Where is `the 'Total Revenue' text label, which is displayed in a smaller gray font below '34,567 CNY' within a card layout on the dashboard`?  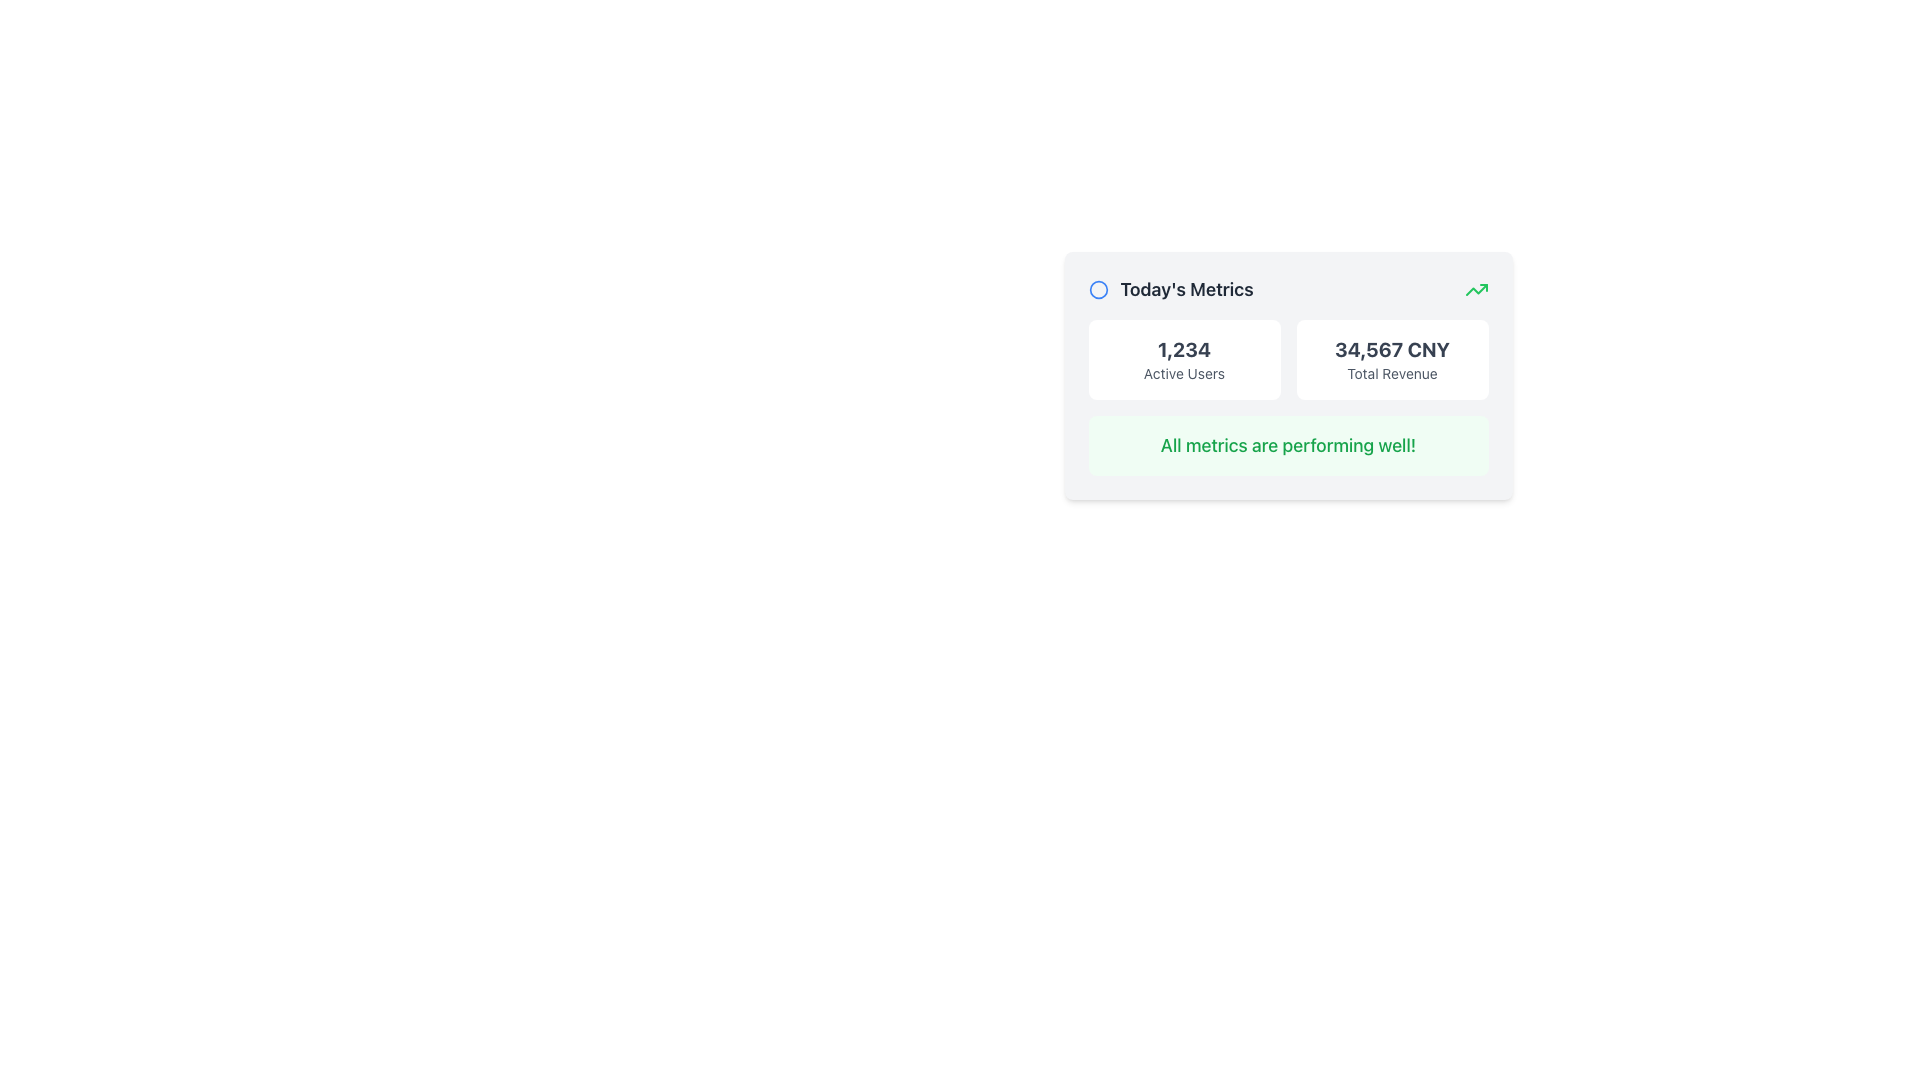
the 'Total Revenue' text label, which is displayed in a smaller gray font below '34,567 CNY' within a card layout on the dashboard is located at coordinates (1391, 374).